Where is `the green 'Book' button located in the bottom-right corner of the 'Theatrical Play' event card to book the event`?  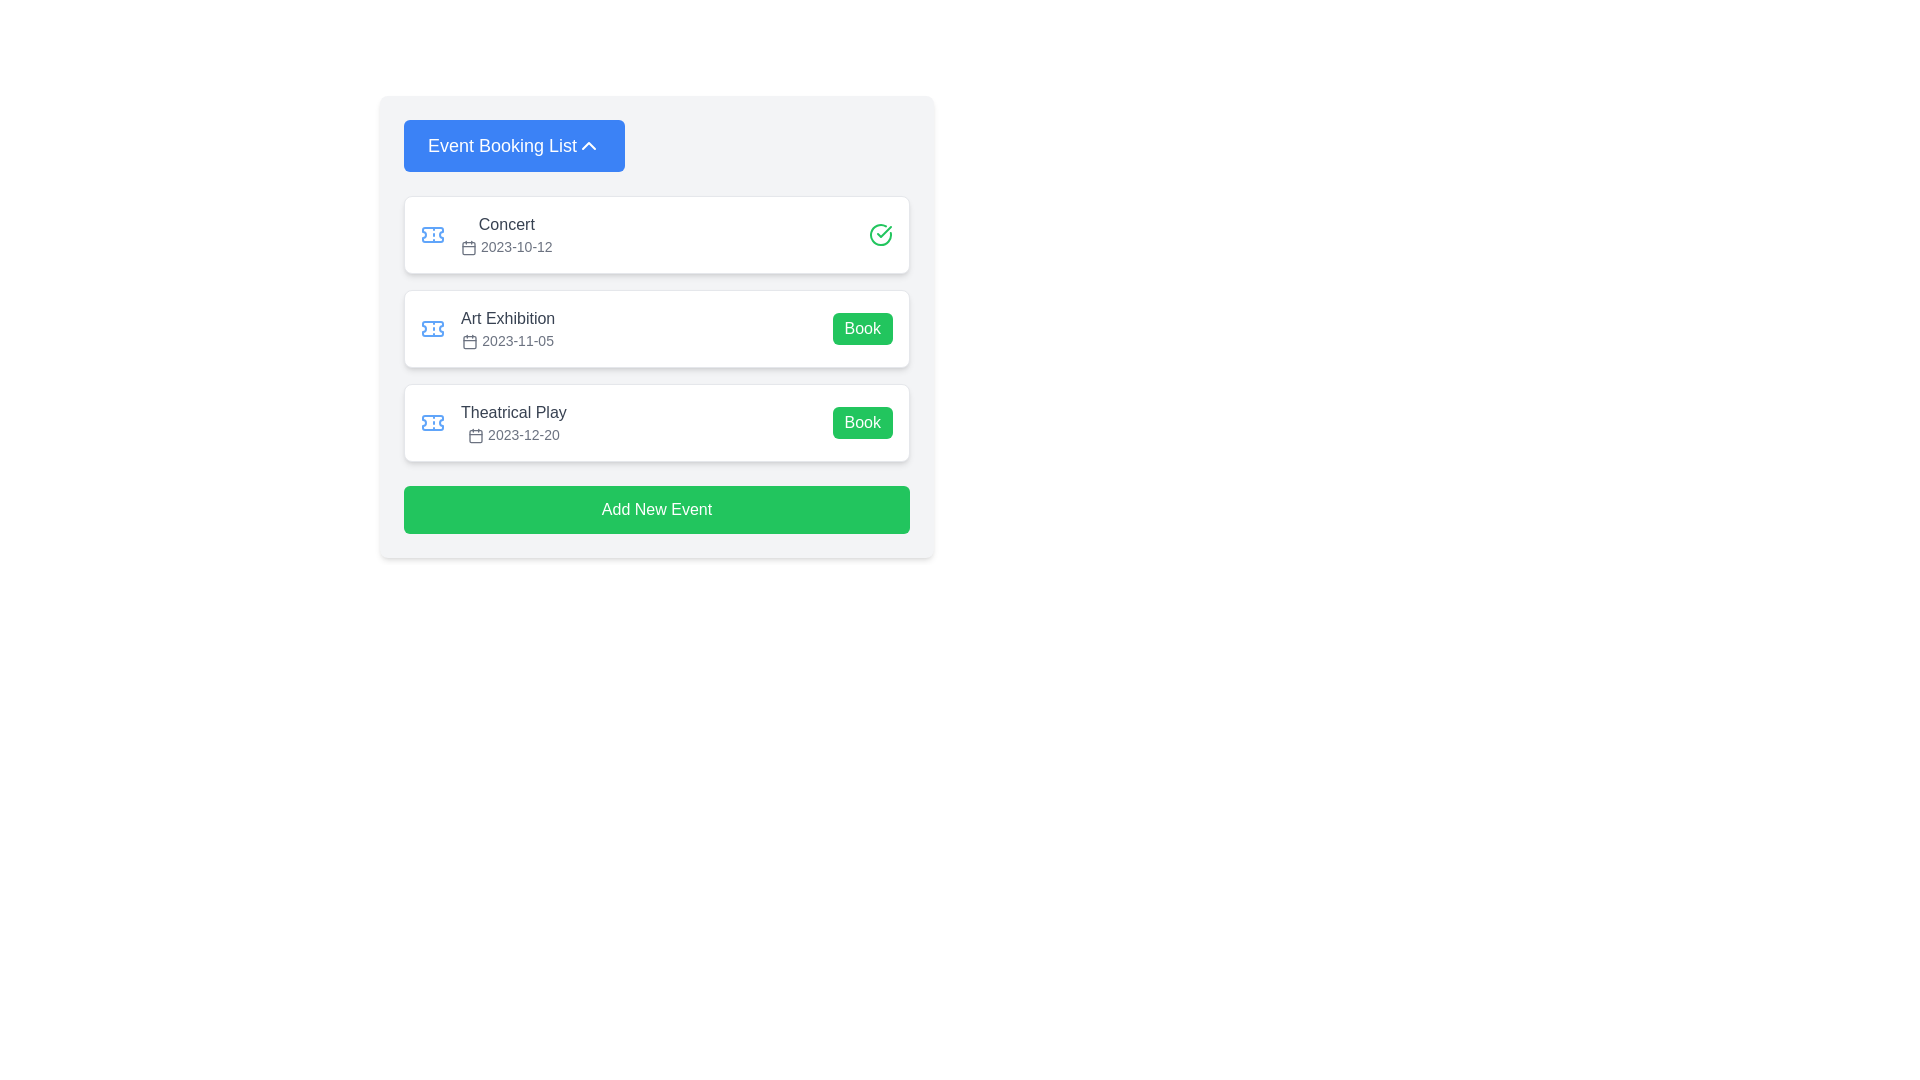 the green 'Book' button located in the bottom-right corner of the 'Theatrical Play' event card to book the event is located at coordinates (862, 422).